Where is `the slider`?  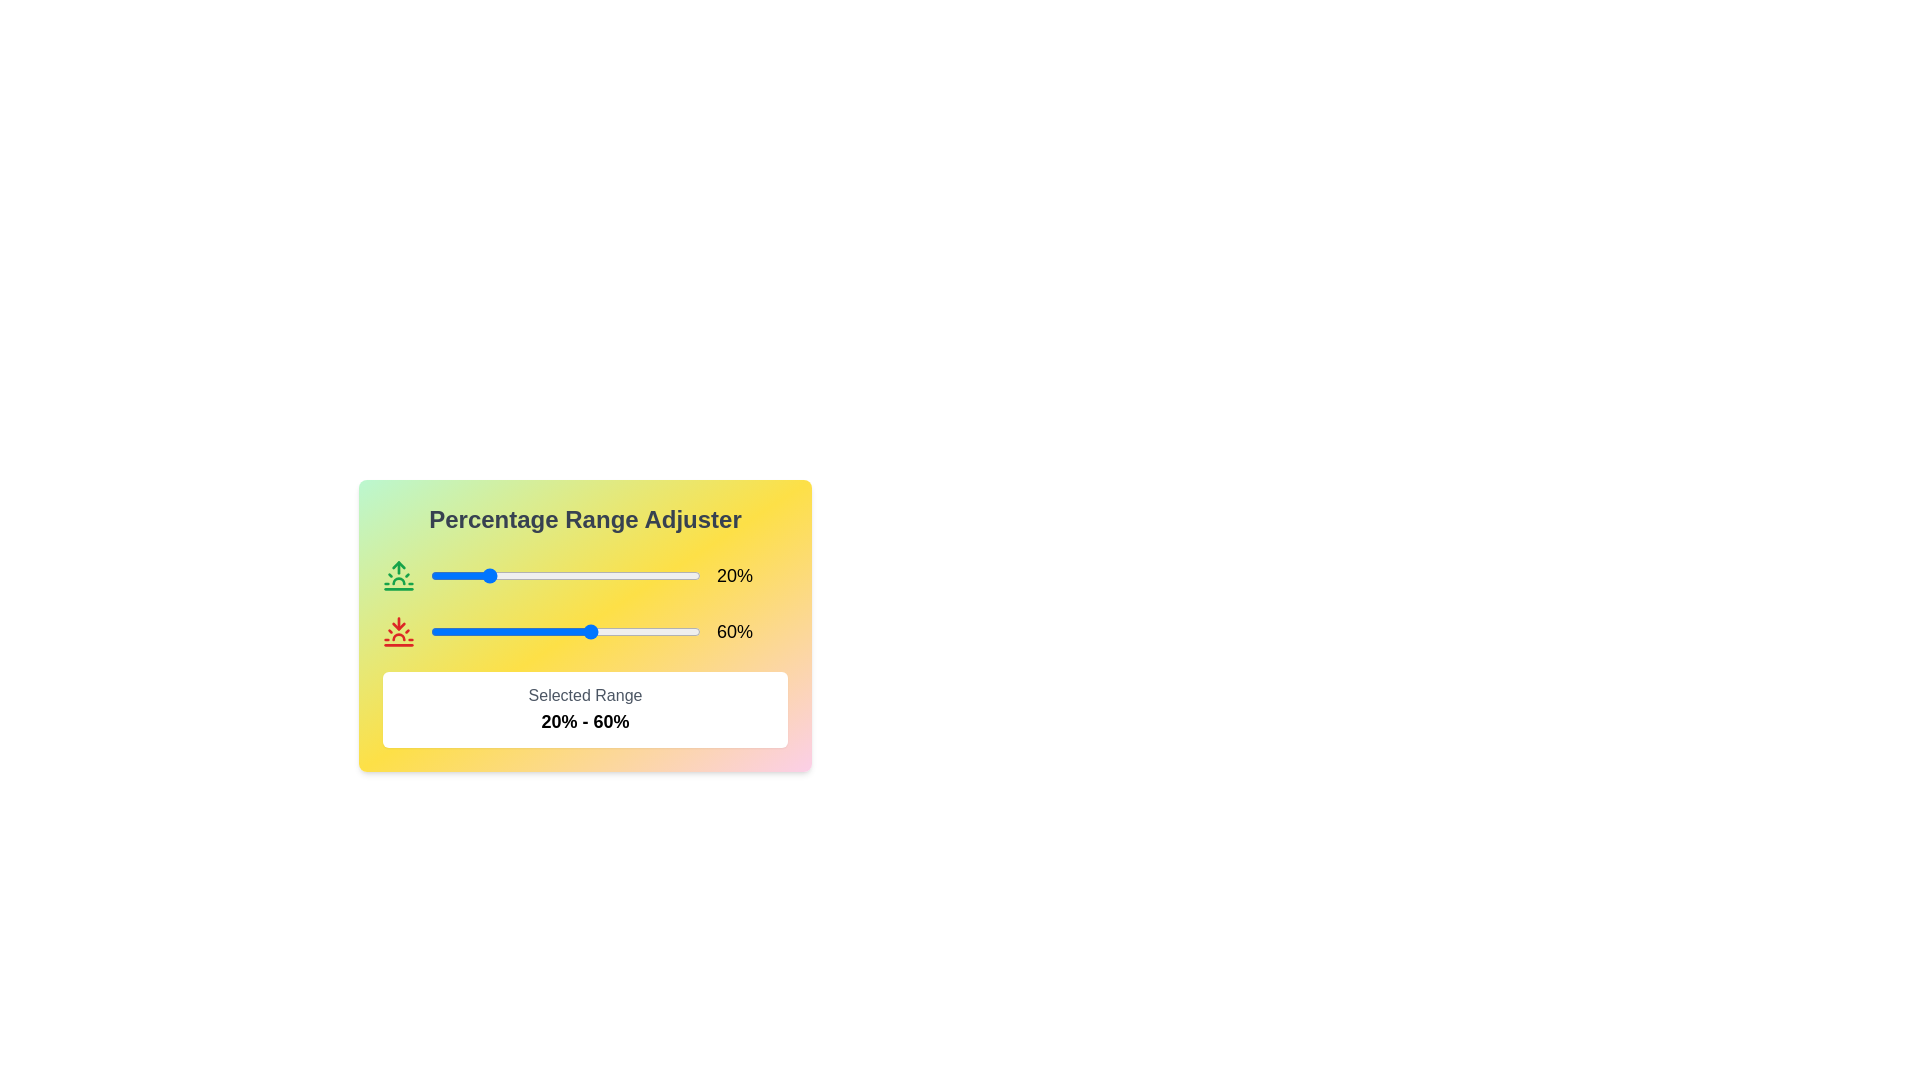 the slider is located at coordinates (533, 575).